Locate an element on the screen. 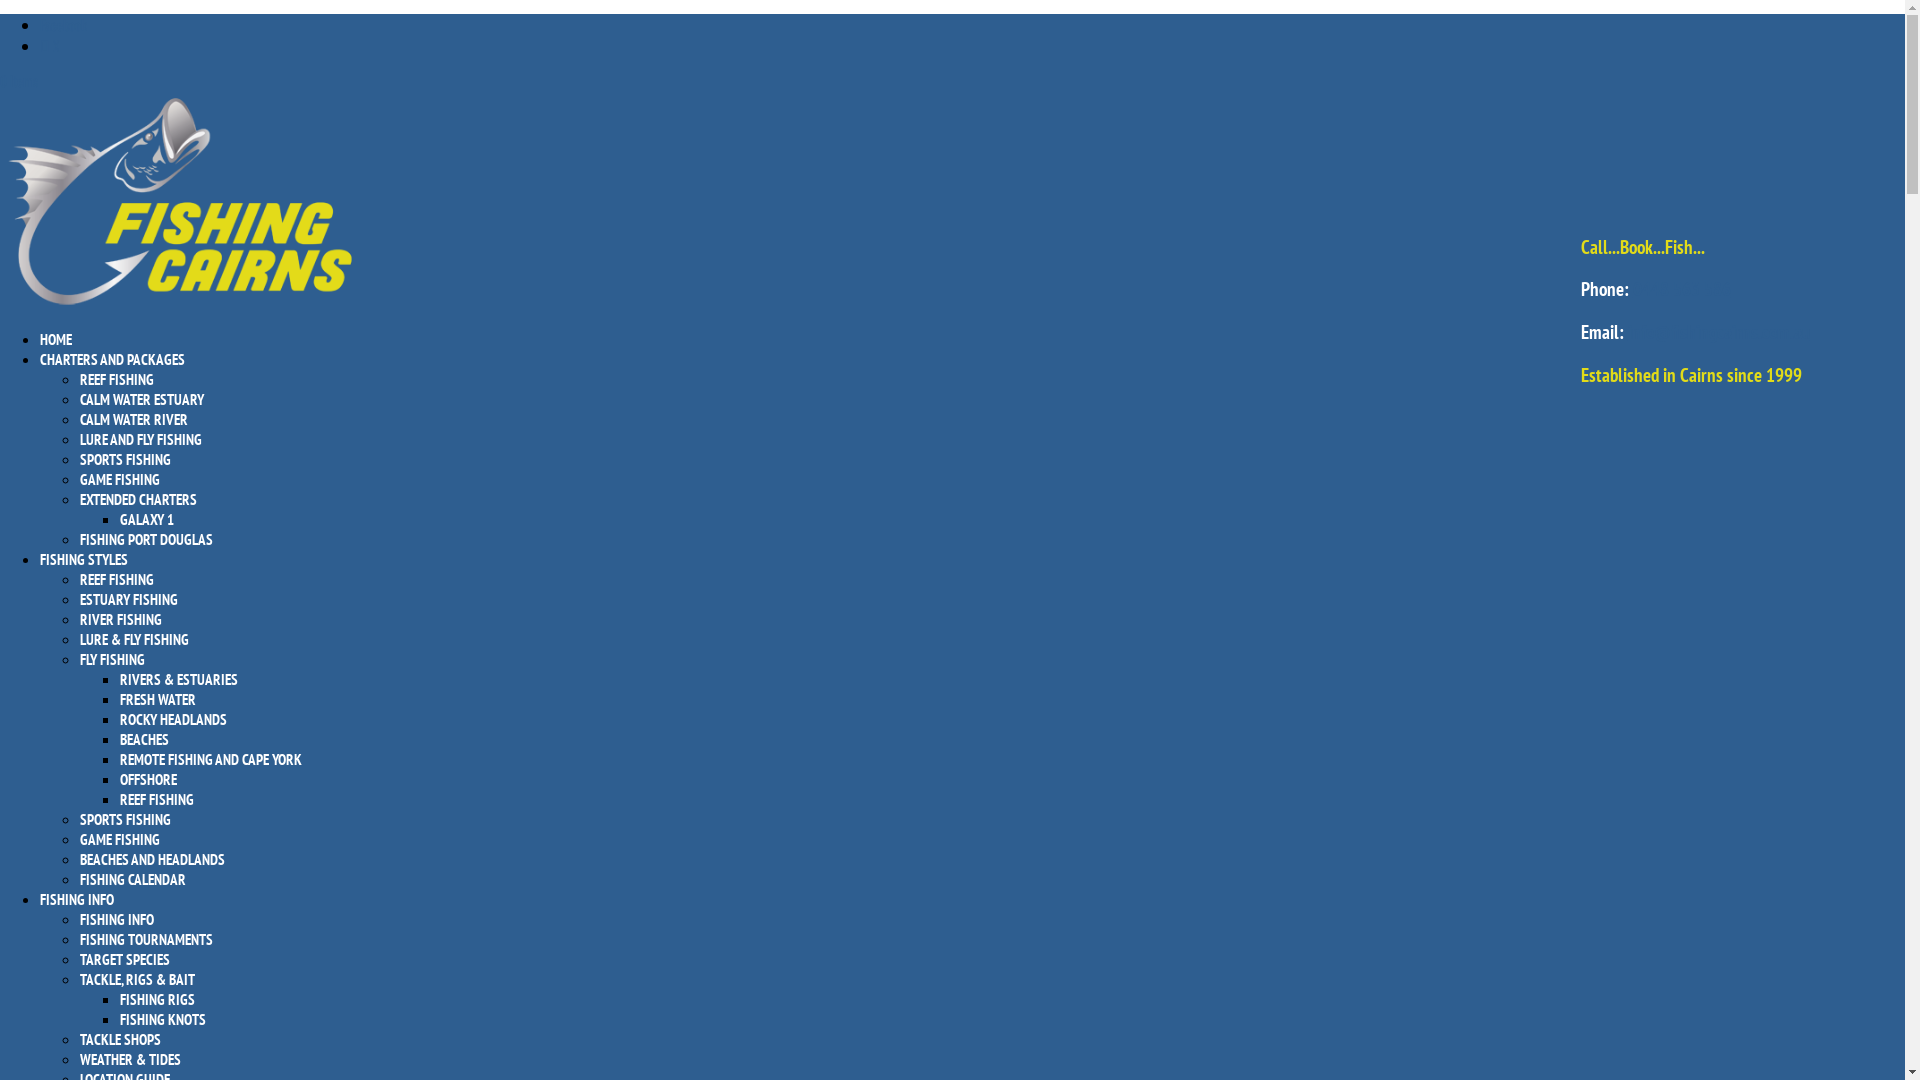  'FISHING INFO' is located at coordinates (115, 919).